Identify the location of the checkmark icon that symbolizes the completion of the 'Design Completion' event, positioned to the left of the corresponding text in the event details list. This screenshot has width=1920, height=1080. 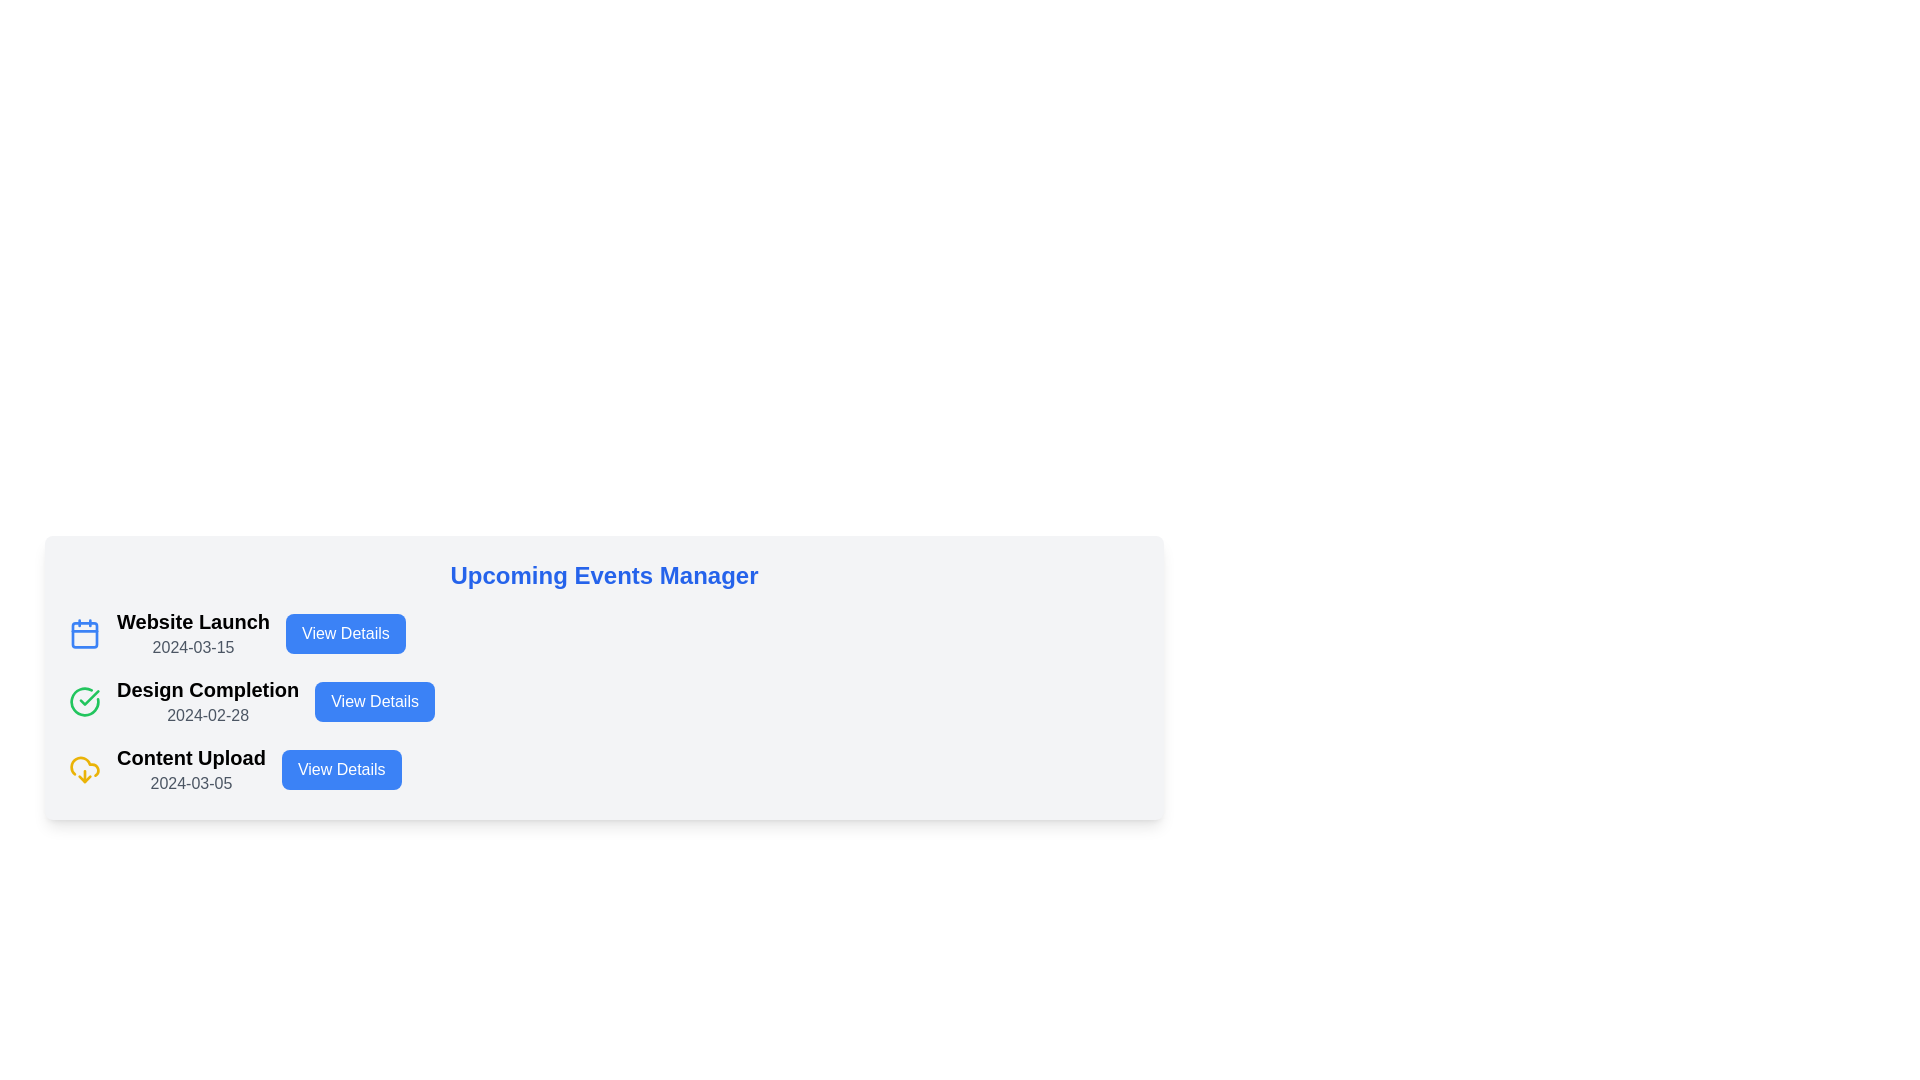
(88, 697).